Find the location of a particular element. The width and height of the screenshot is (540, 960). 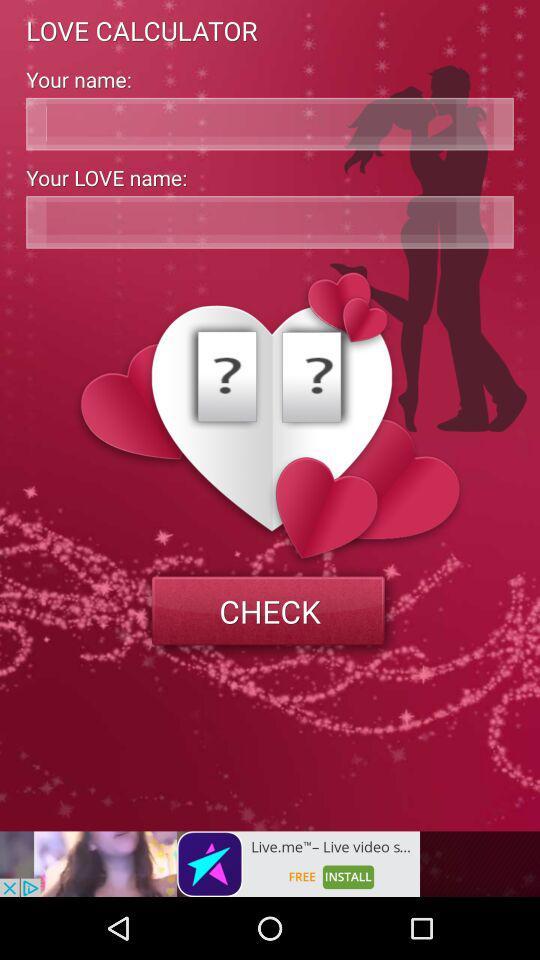

your username is located at coordinates (270, 123).